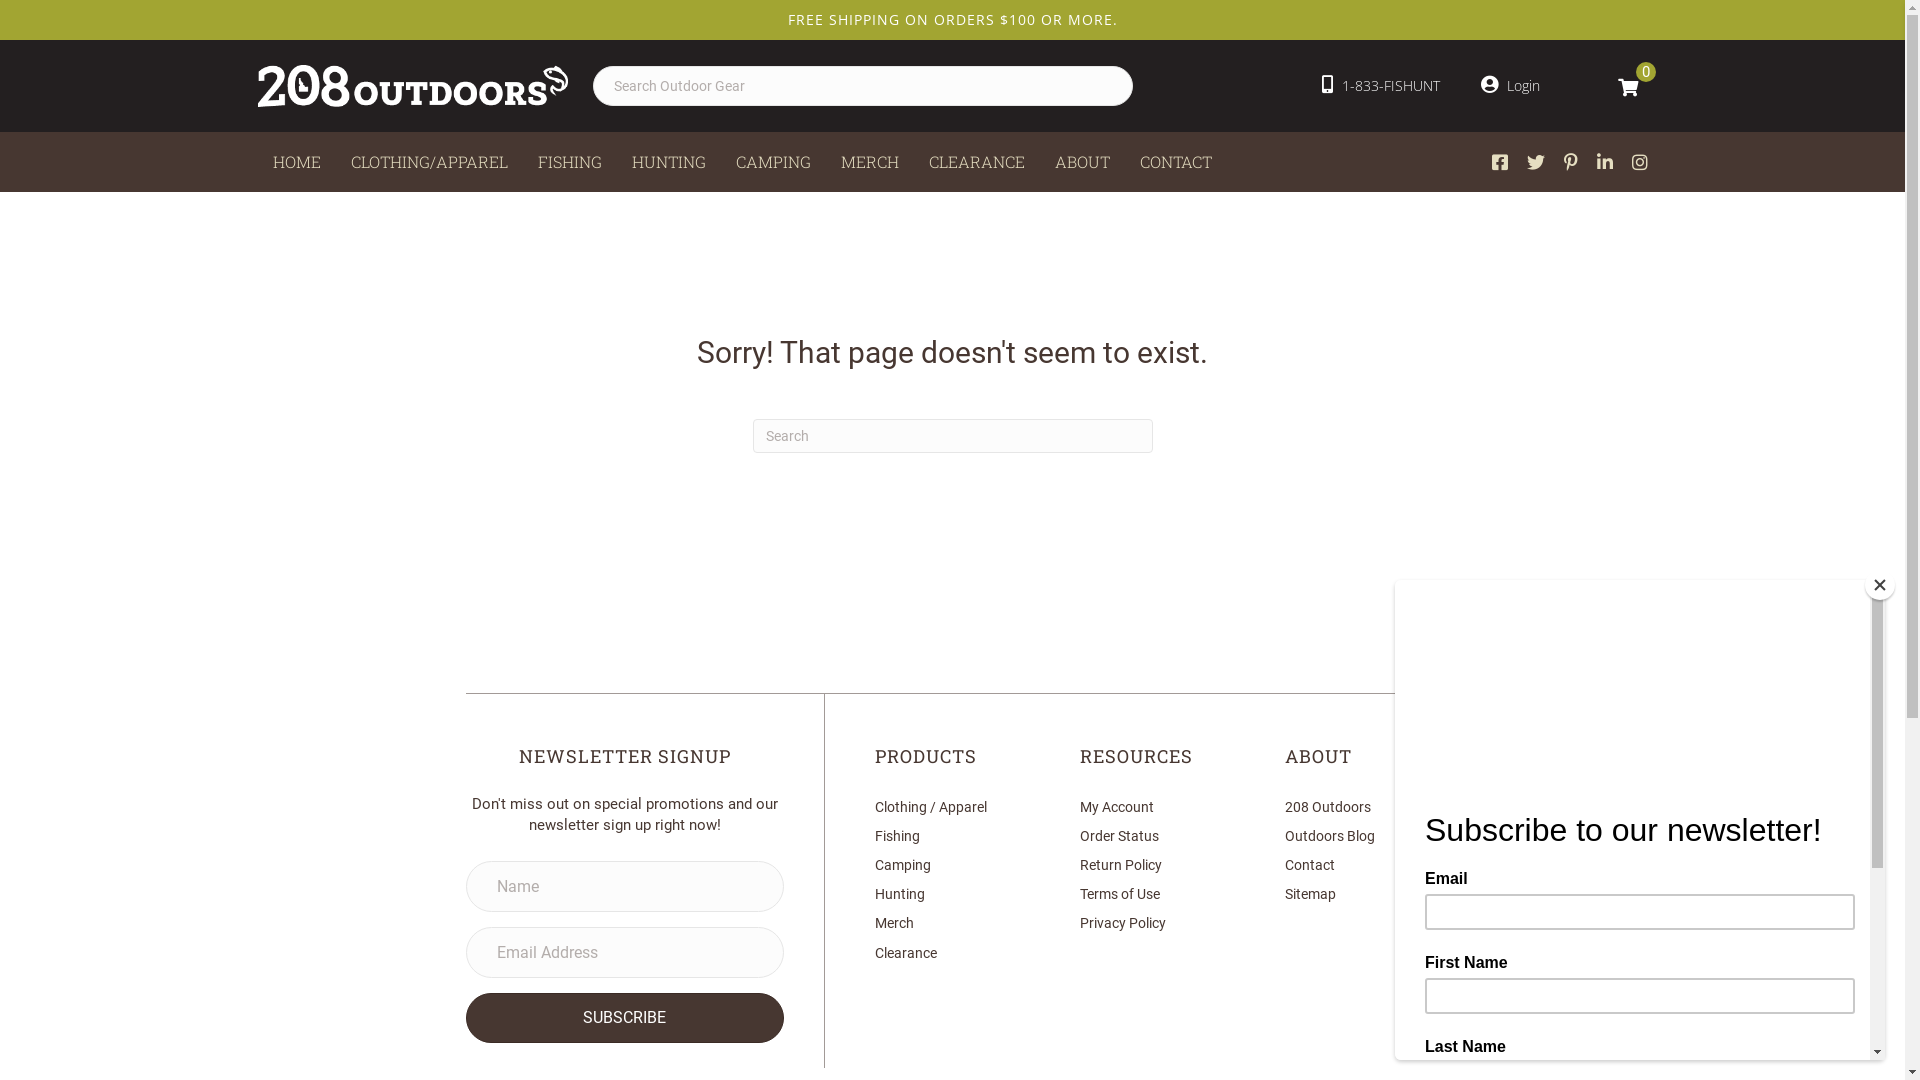 Image resolution: width=1920 pixels, height=1080 pixels. Describe the element at coordinates (1116, 805) in the screenshot. I see `'My Account'` at that location.